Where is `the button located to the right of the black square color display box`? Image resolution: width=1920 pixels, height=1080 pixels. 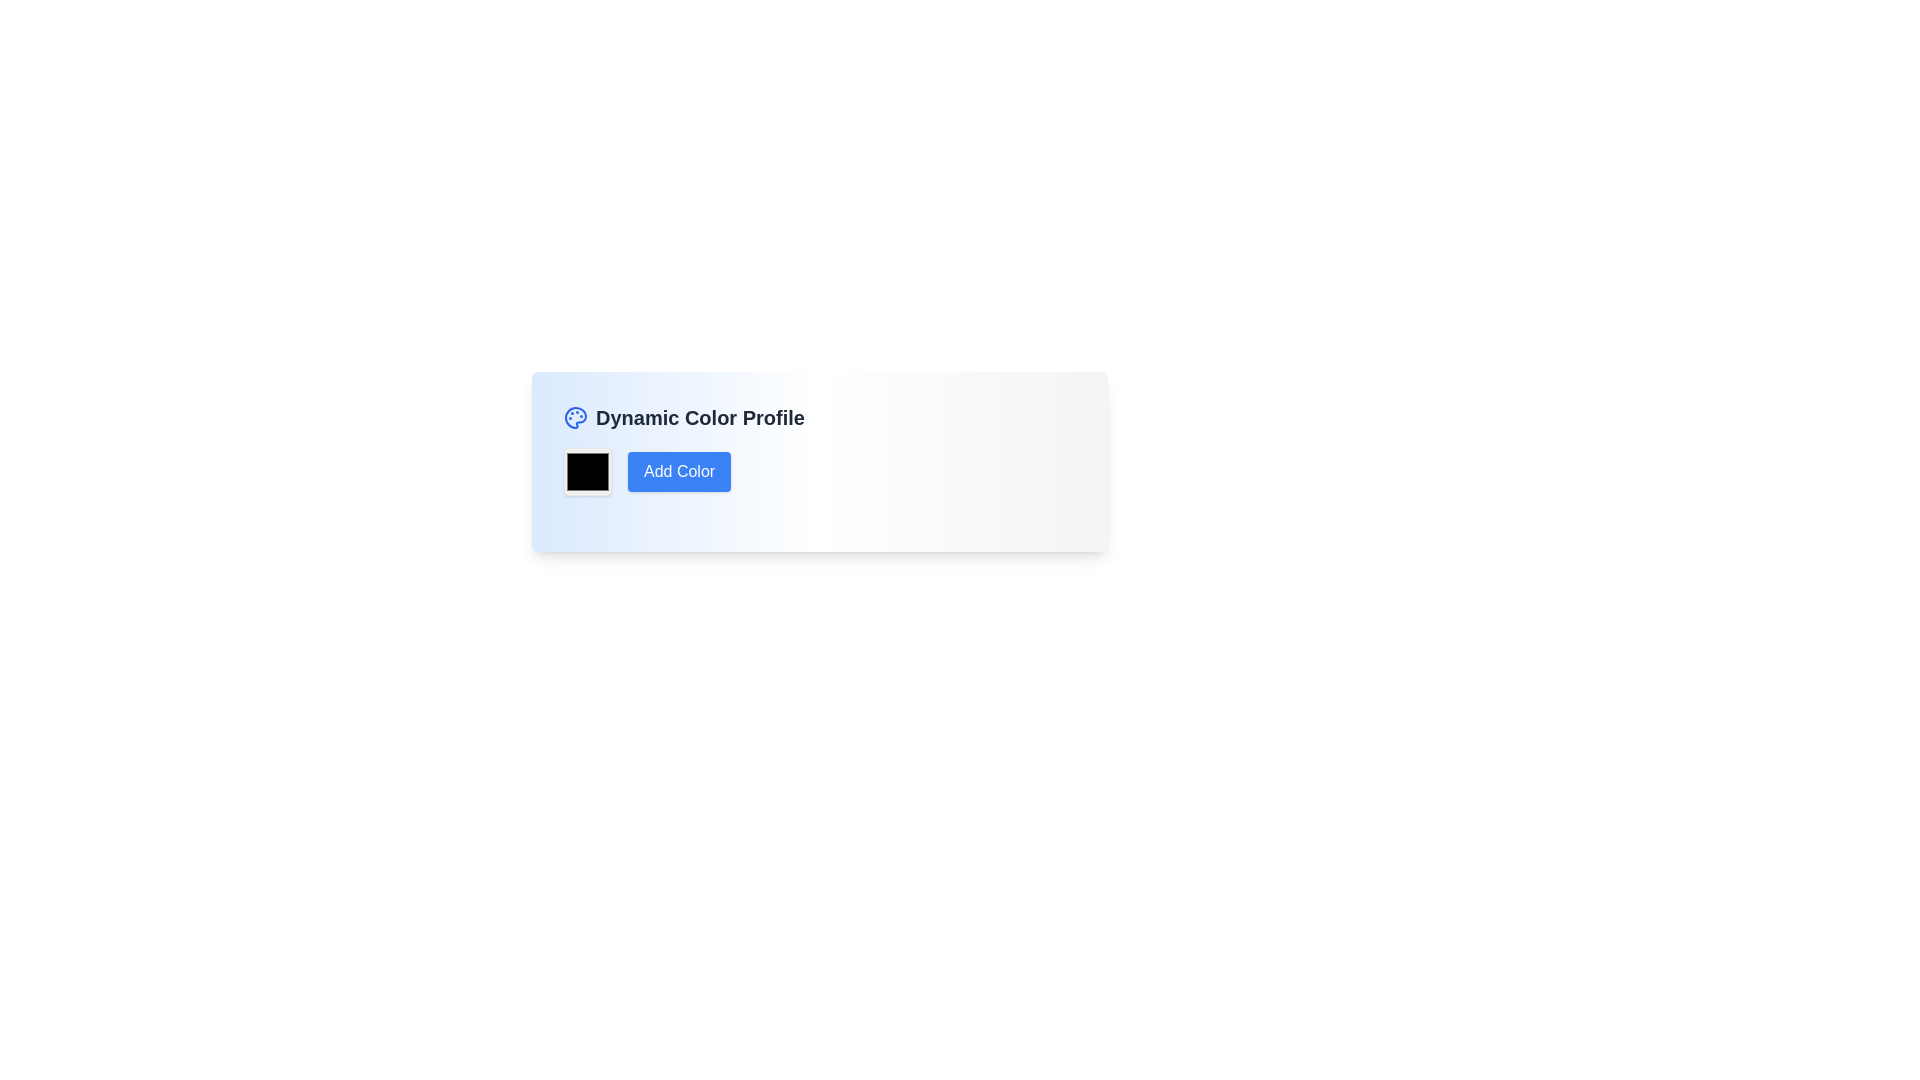
the button located to the right of the black square color display box is located at coordinates (679, 471).